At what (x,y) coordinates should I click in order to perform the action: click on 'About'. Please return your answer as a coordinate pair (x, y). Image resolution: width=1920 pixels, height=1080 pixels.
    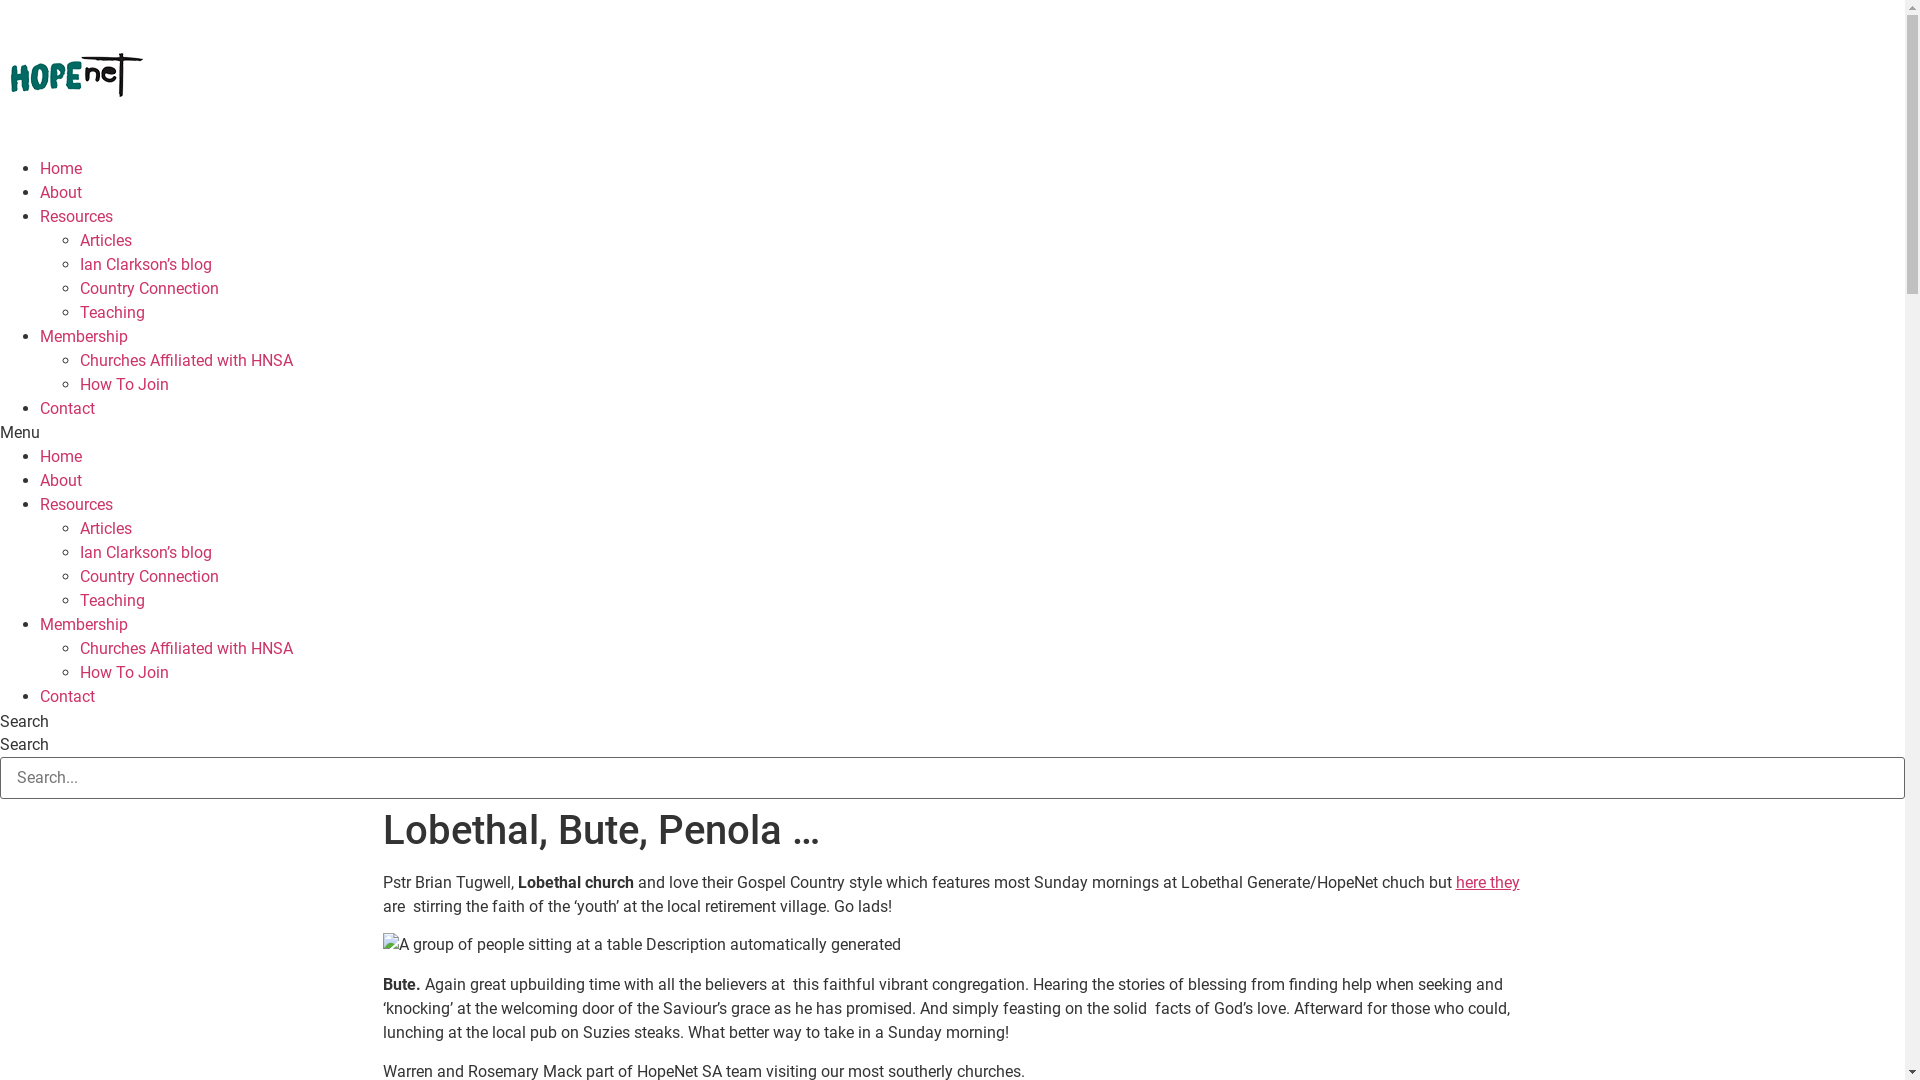
    Looking at the image, I should click on (39, 480).